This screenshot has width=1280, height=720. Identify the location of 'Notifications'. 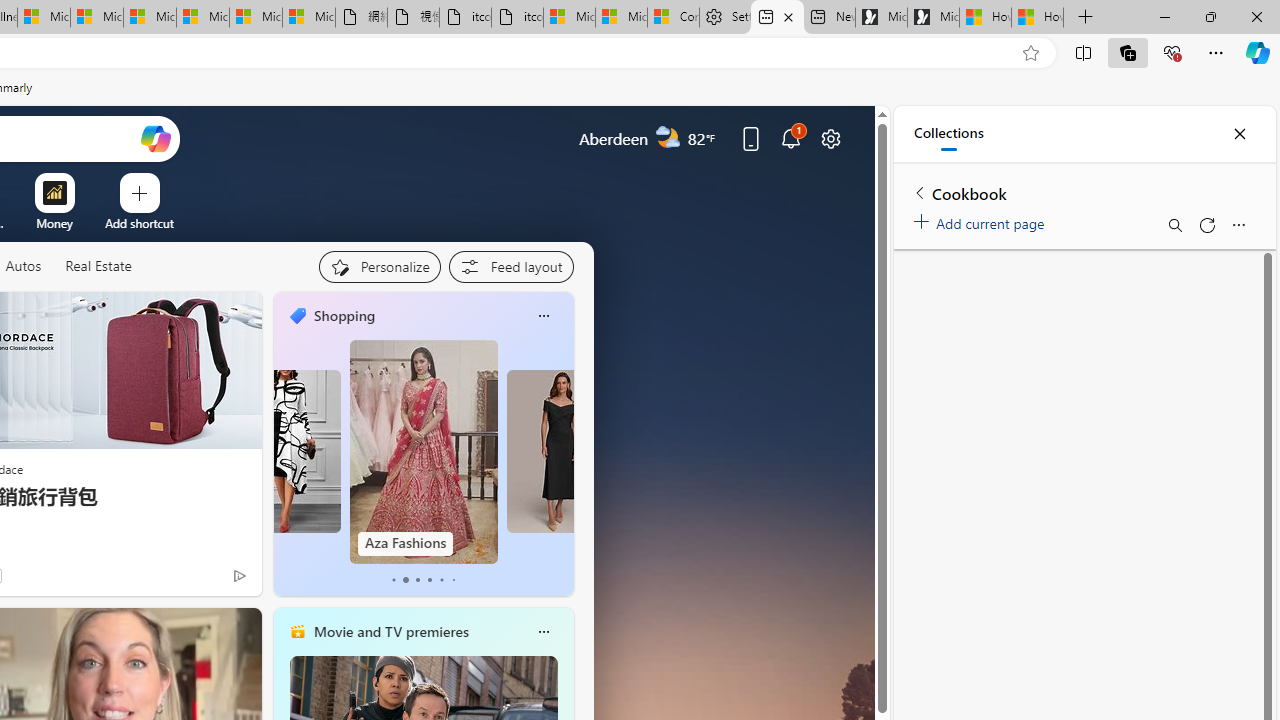
(790, 137).